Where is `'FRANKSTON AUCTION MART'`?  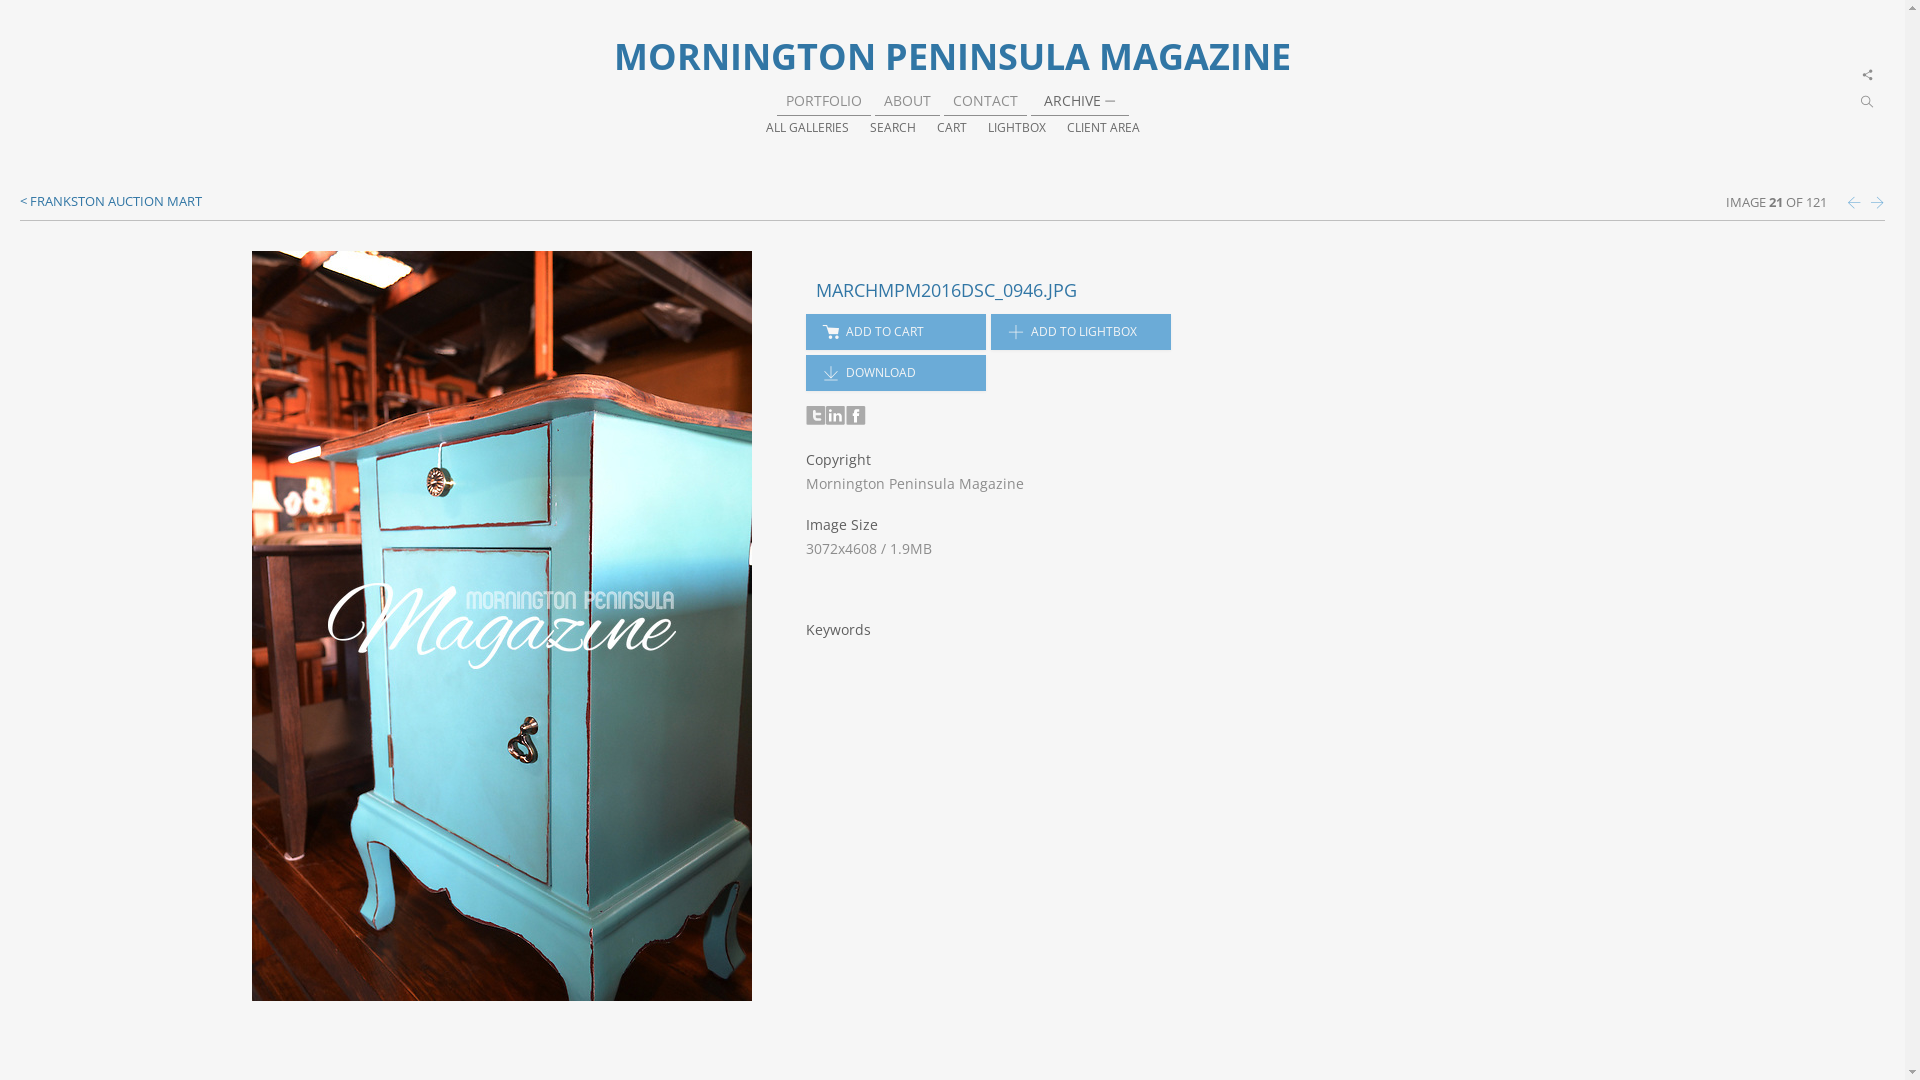
'FRANKSTON AUCTION MART' is located at coordinates (109, 200).